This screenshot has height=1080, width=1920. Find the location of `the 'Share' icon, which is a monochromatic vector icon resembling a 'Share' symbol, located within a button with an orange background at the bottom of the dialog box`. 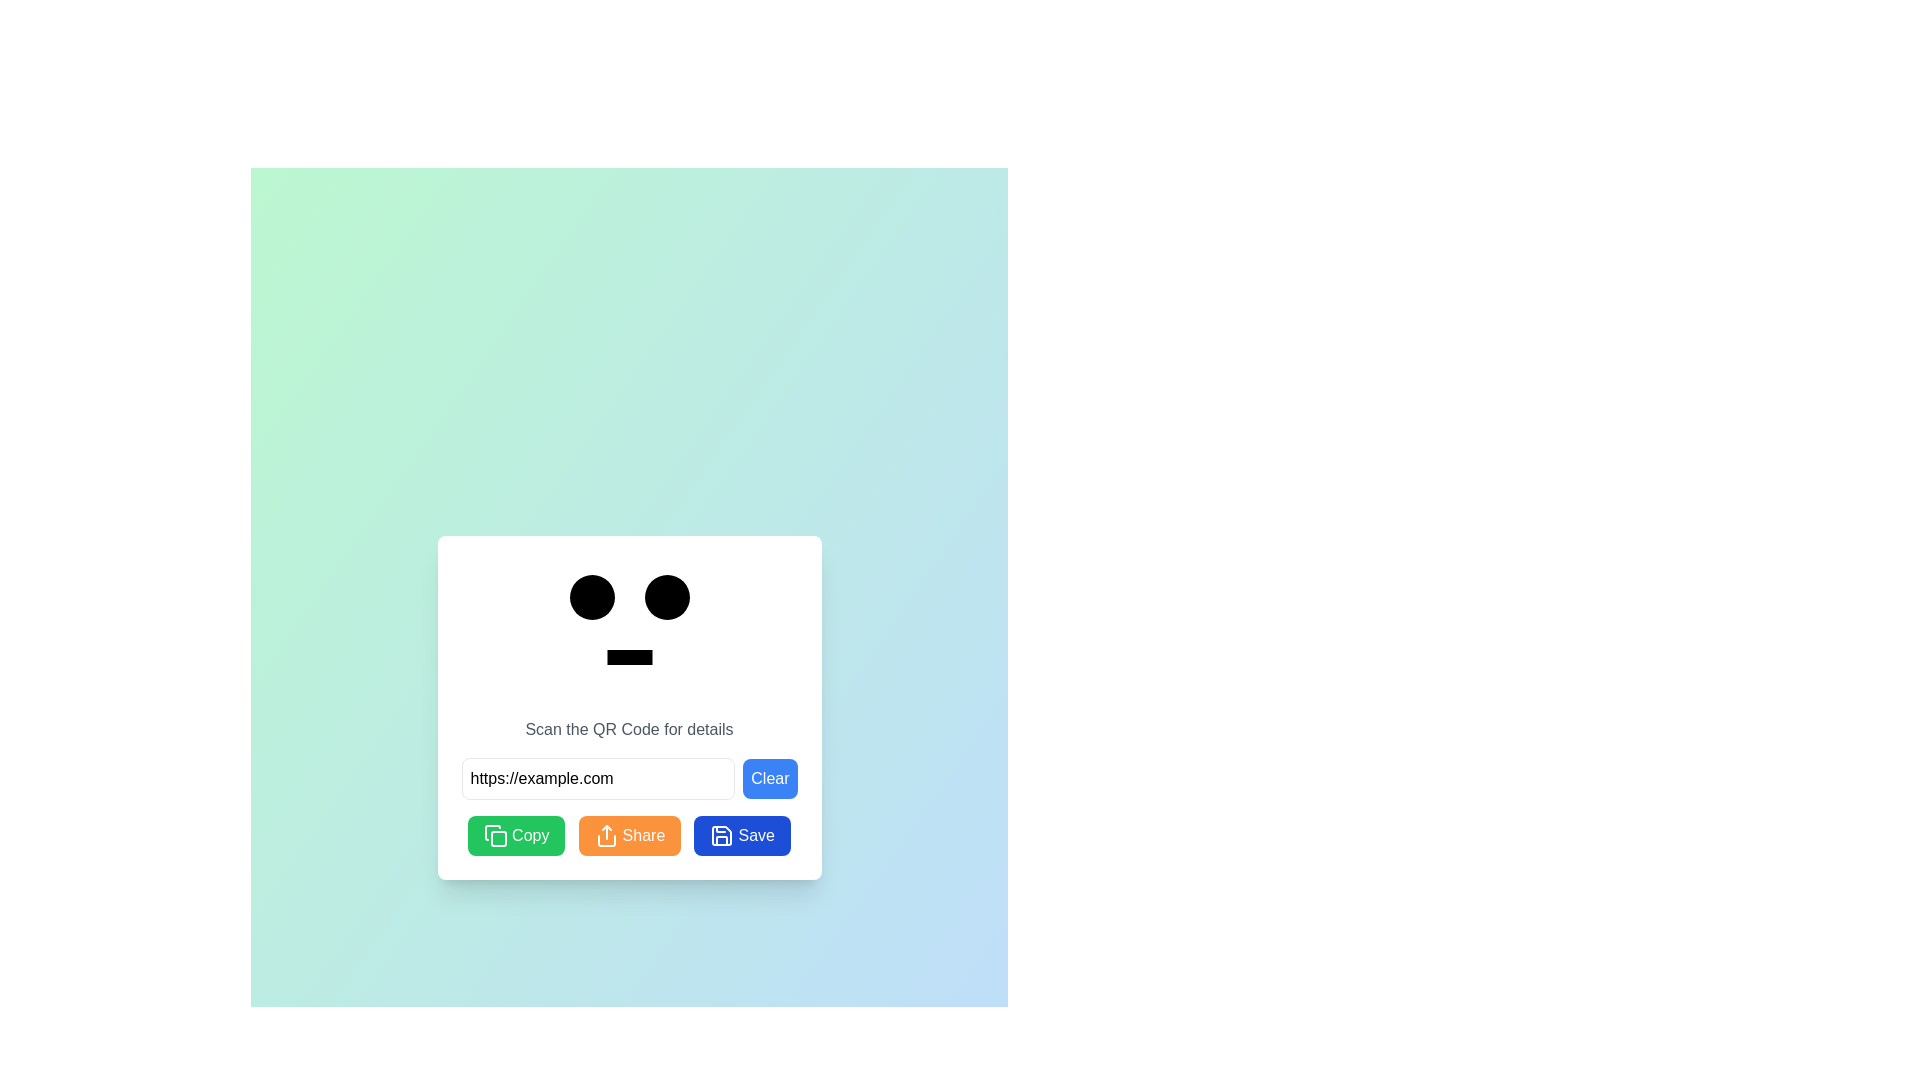

the 'Share' icon, which is a monochromatic vector icon resembling a 'Share' symbol, located within a button with an orange background at the bottom of the dialog box is located at coordinates (605, 836).